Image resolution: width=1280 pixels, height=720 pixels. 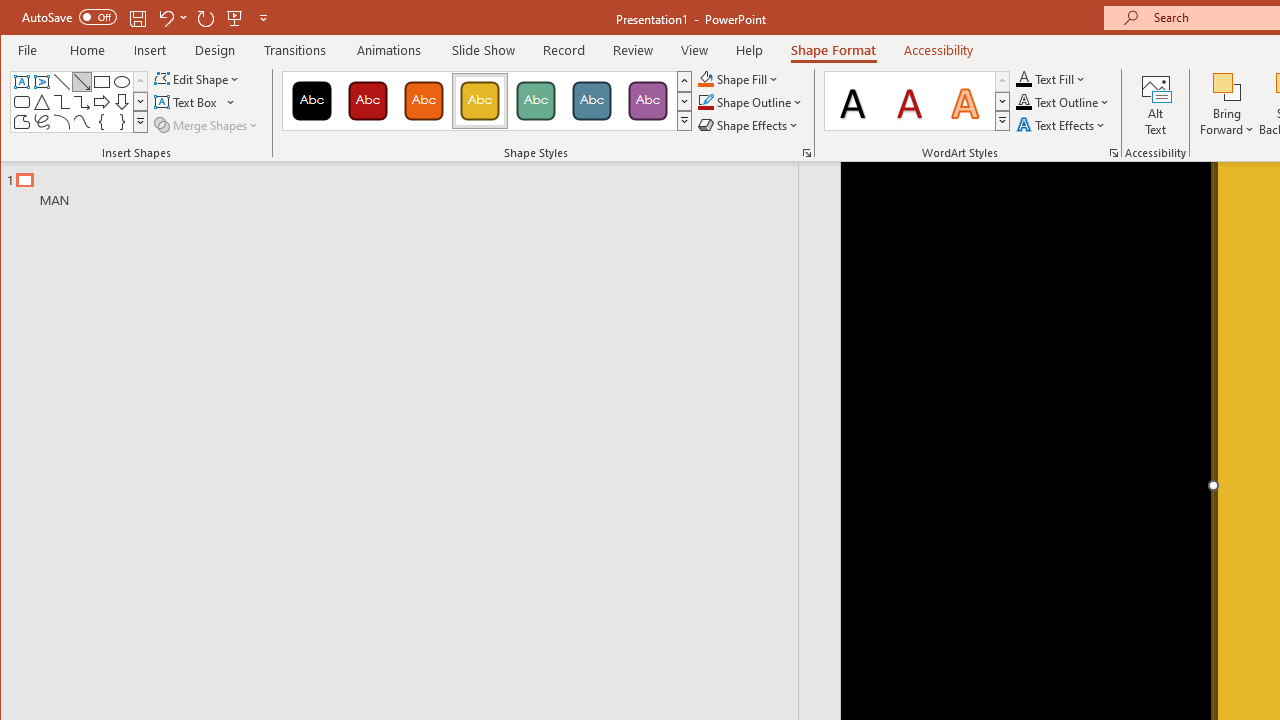 What do you see at coordinates (42, 81) in the screenshot?
I see `'Vertical Text Box'` at bounding box center [42, 81].